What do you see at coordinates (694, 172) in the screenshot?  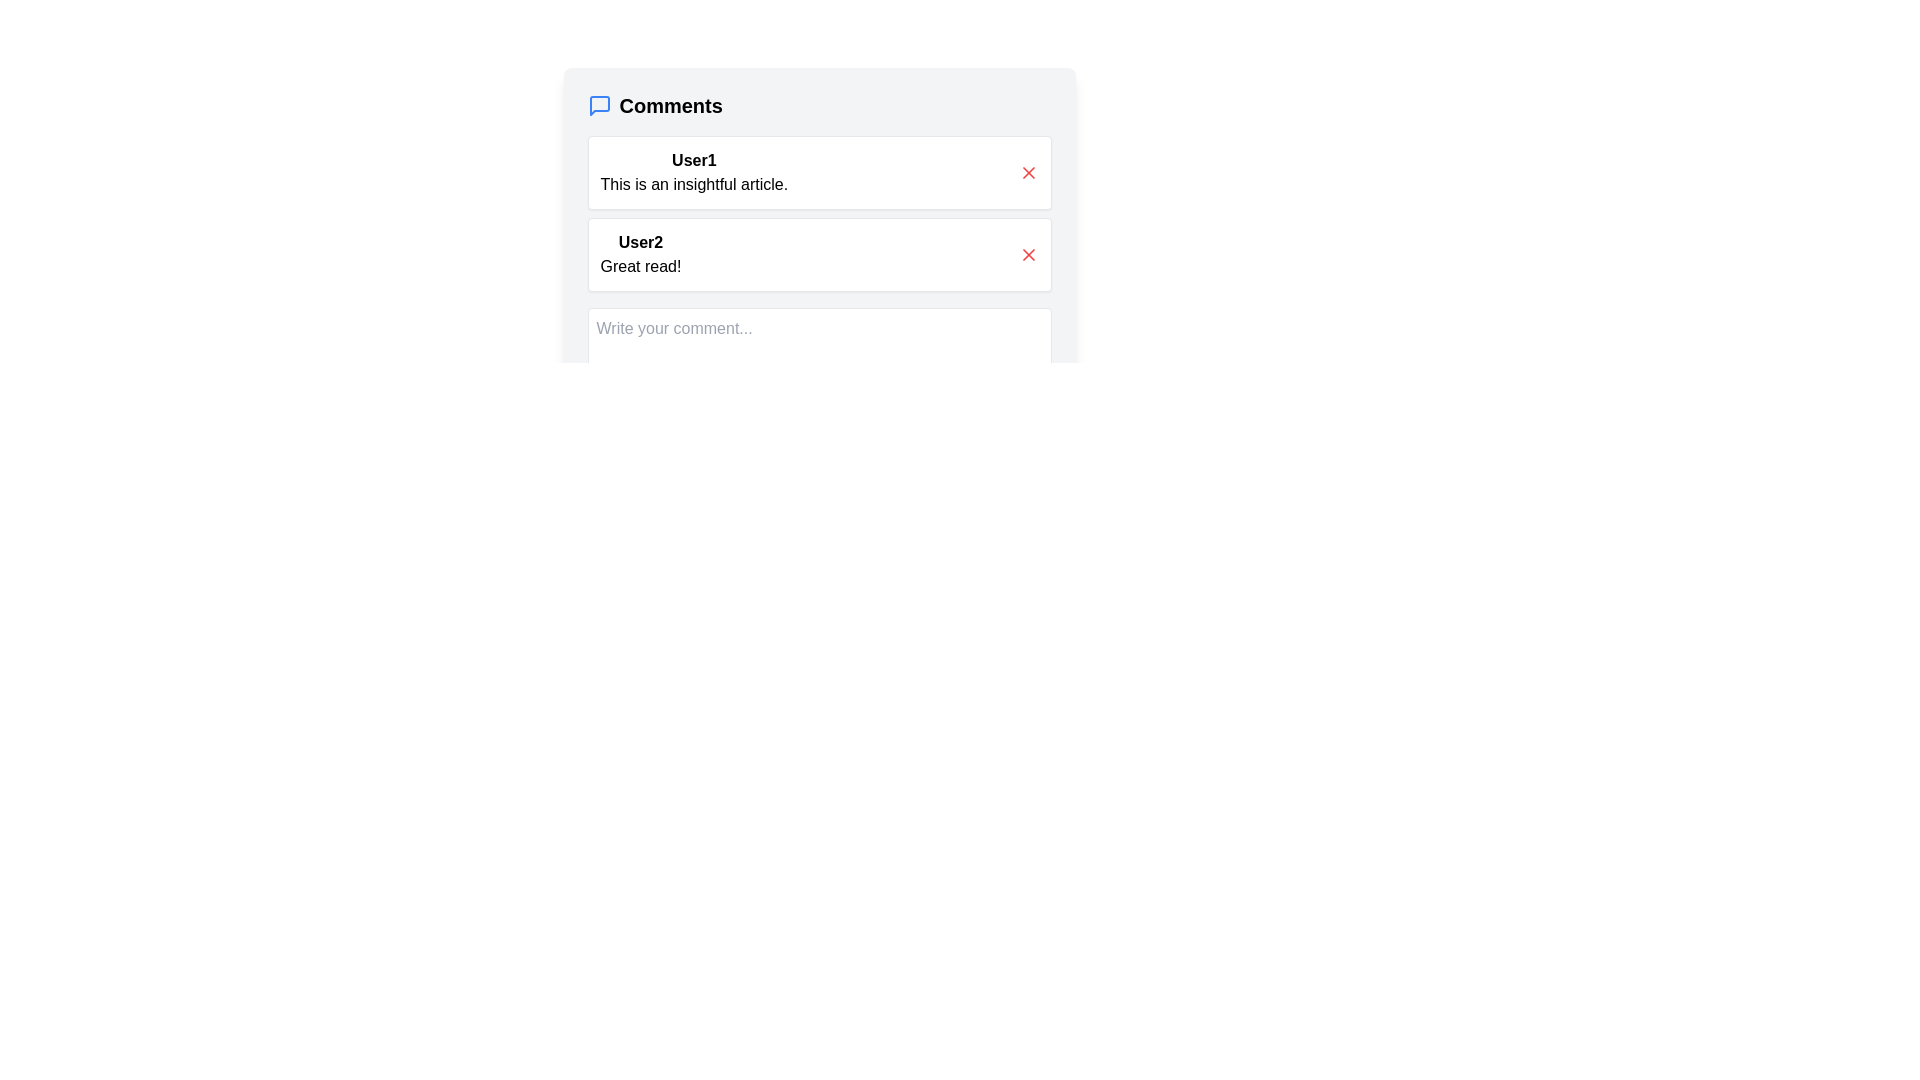 I see `the Comment display box containing the username 'User1' and the comment 'This is an insightful article.'` at bounding box center [694, 172].